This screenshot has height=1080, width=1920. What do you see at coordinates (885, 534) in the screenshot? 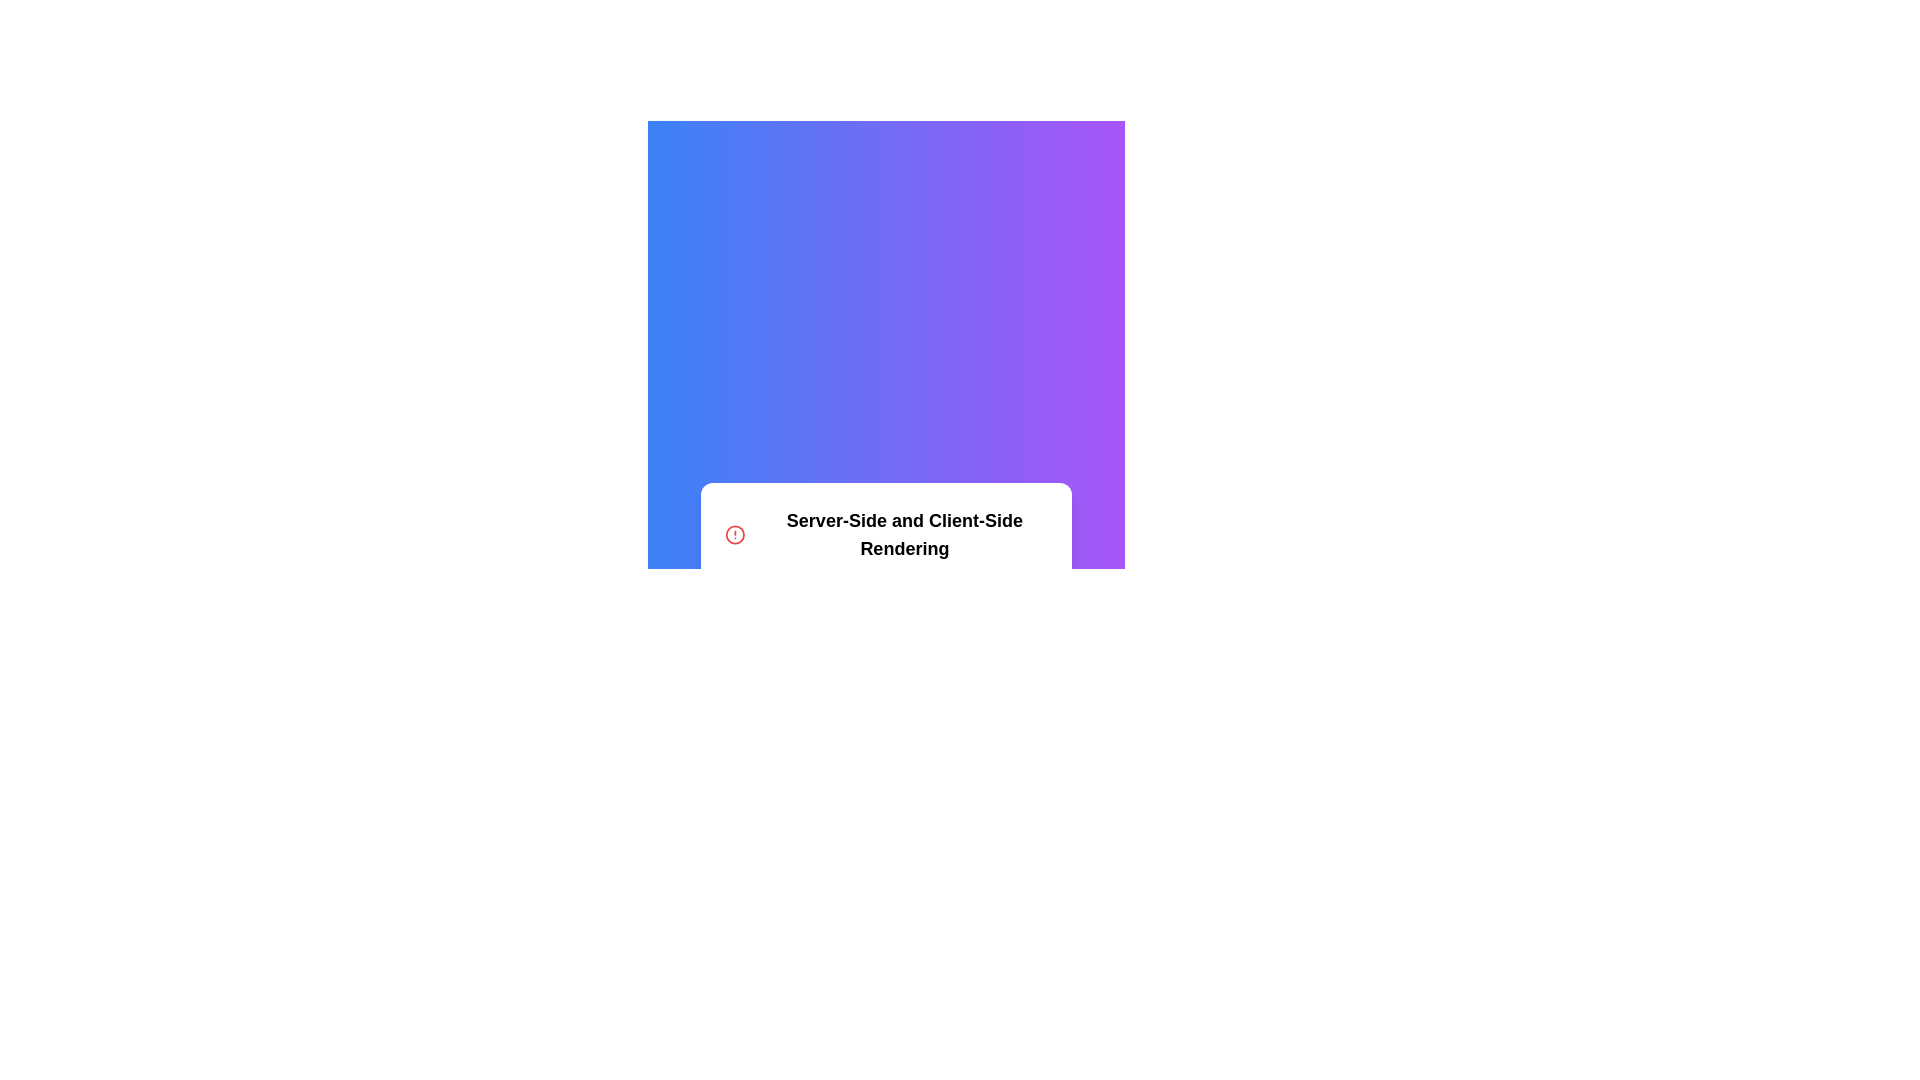
I see `the Text Header with Icon that displays 'Server-Side and Client-Side Rendering' and has an alert symbol icon to its left` at bounding box center [885, 534].